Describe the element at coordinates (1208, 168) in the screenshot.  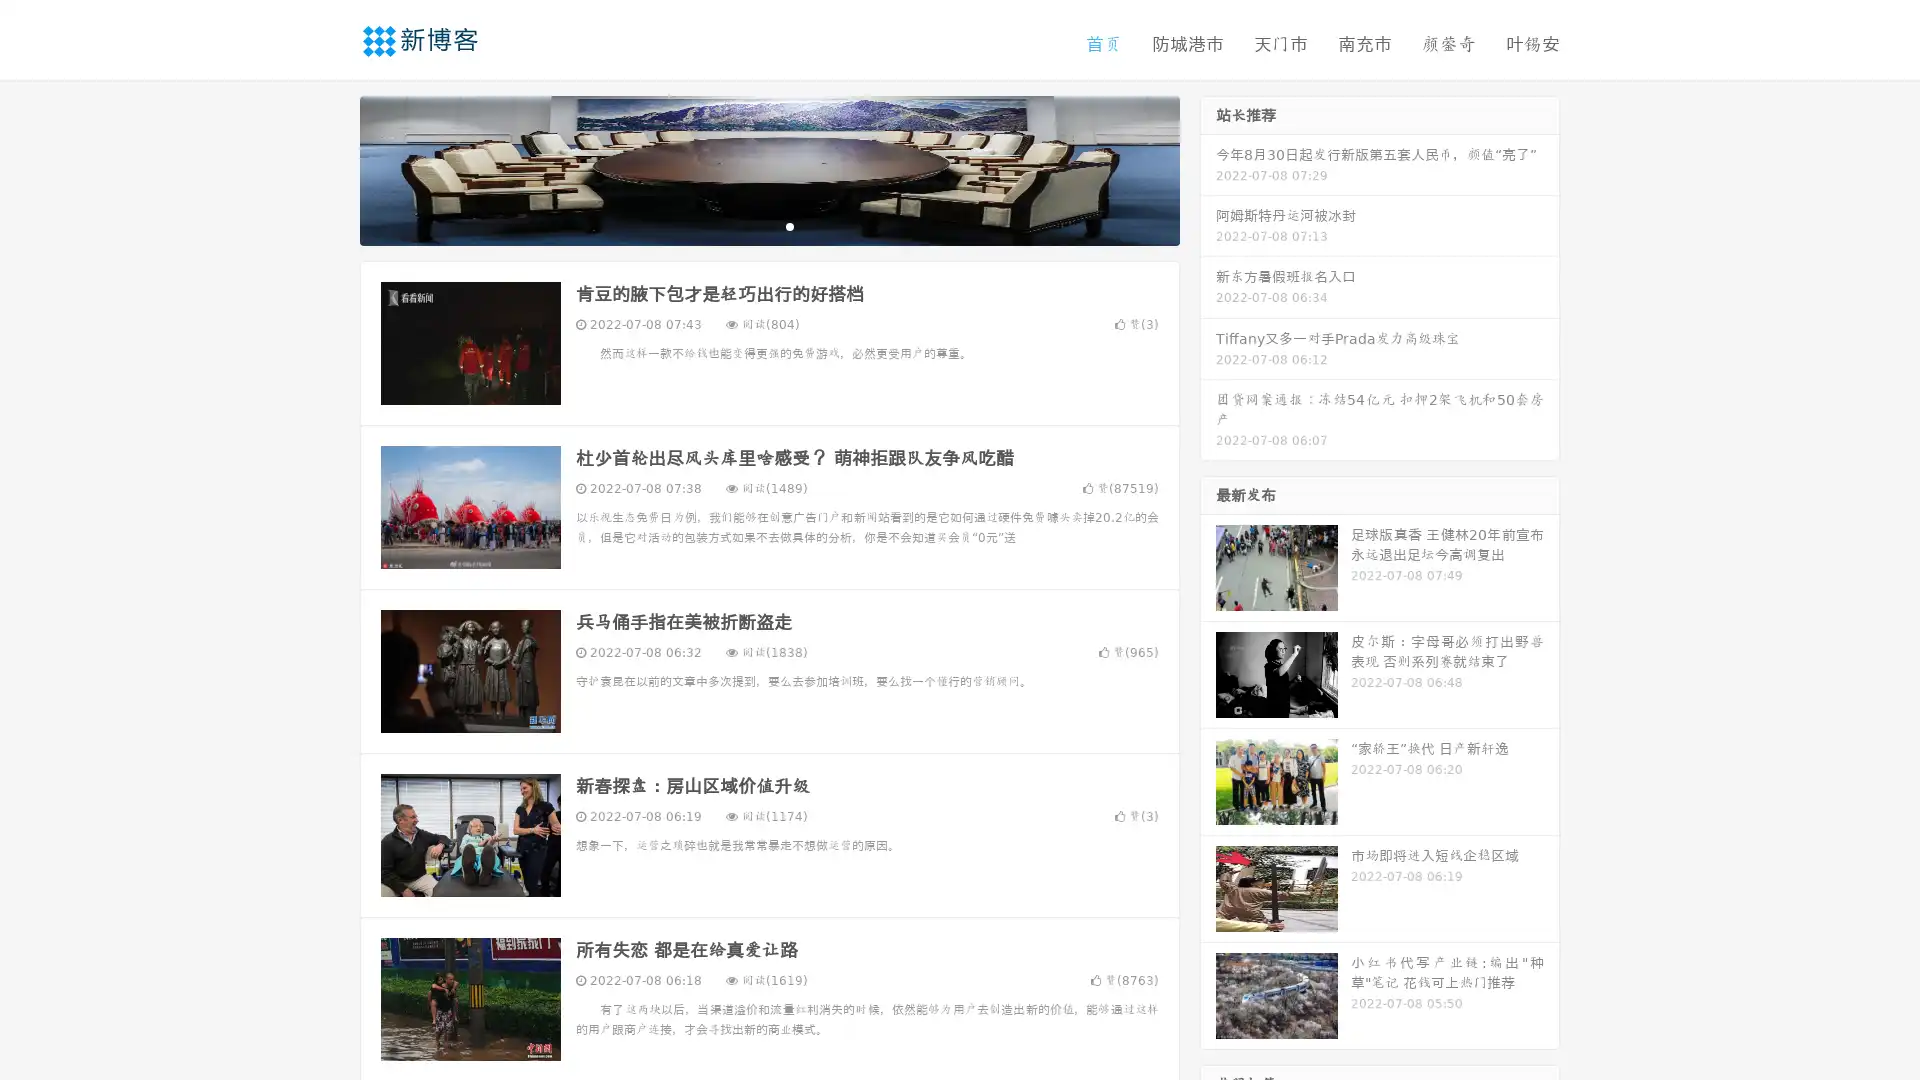
I see `Next slide` at that location.